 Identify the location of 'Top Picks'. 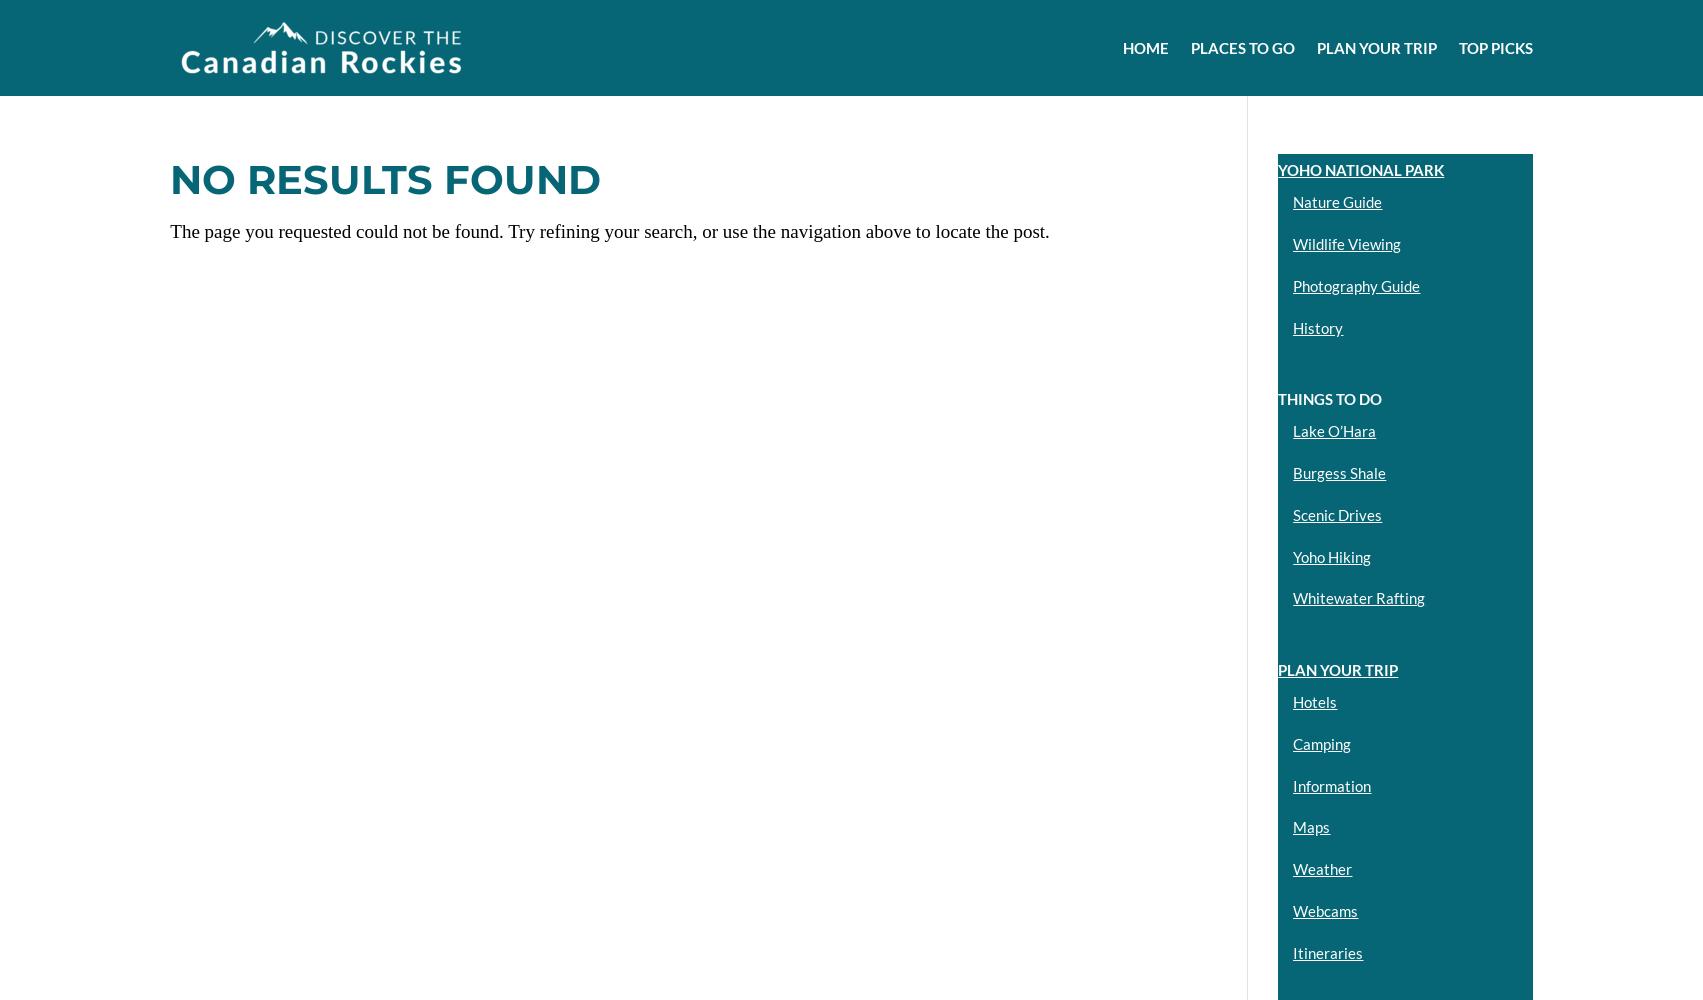
(1495, 48).